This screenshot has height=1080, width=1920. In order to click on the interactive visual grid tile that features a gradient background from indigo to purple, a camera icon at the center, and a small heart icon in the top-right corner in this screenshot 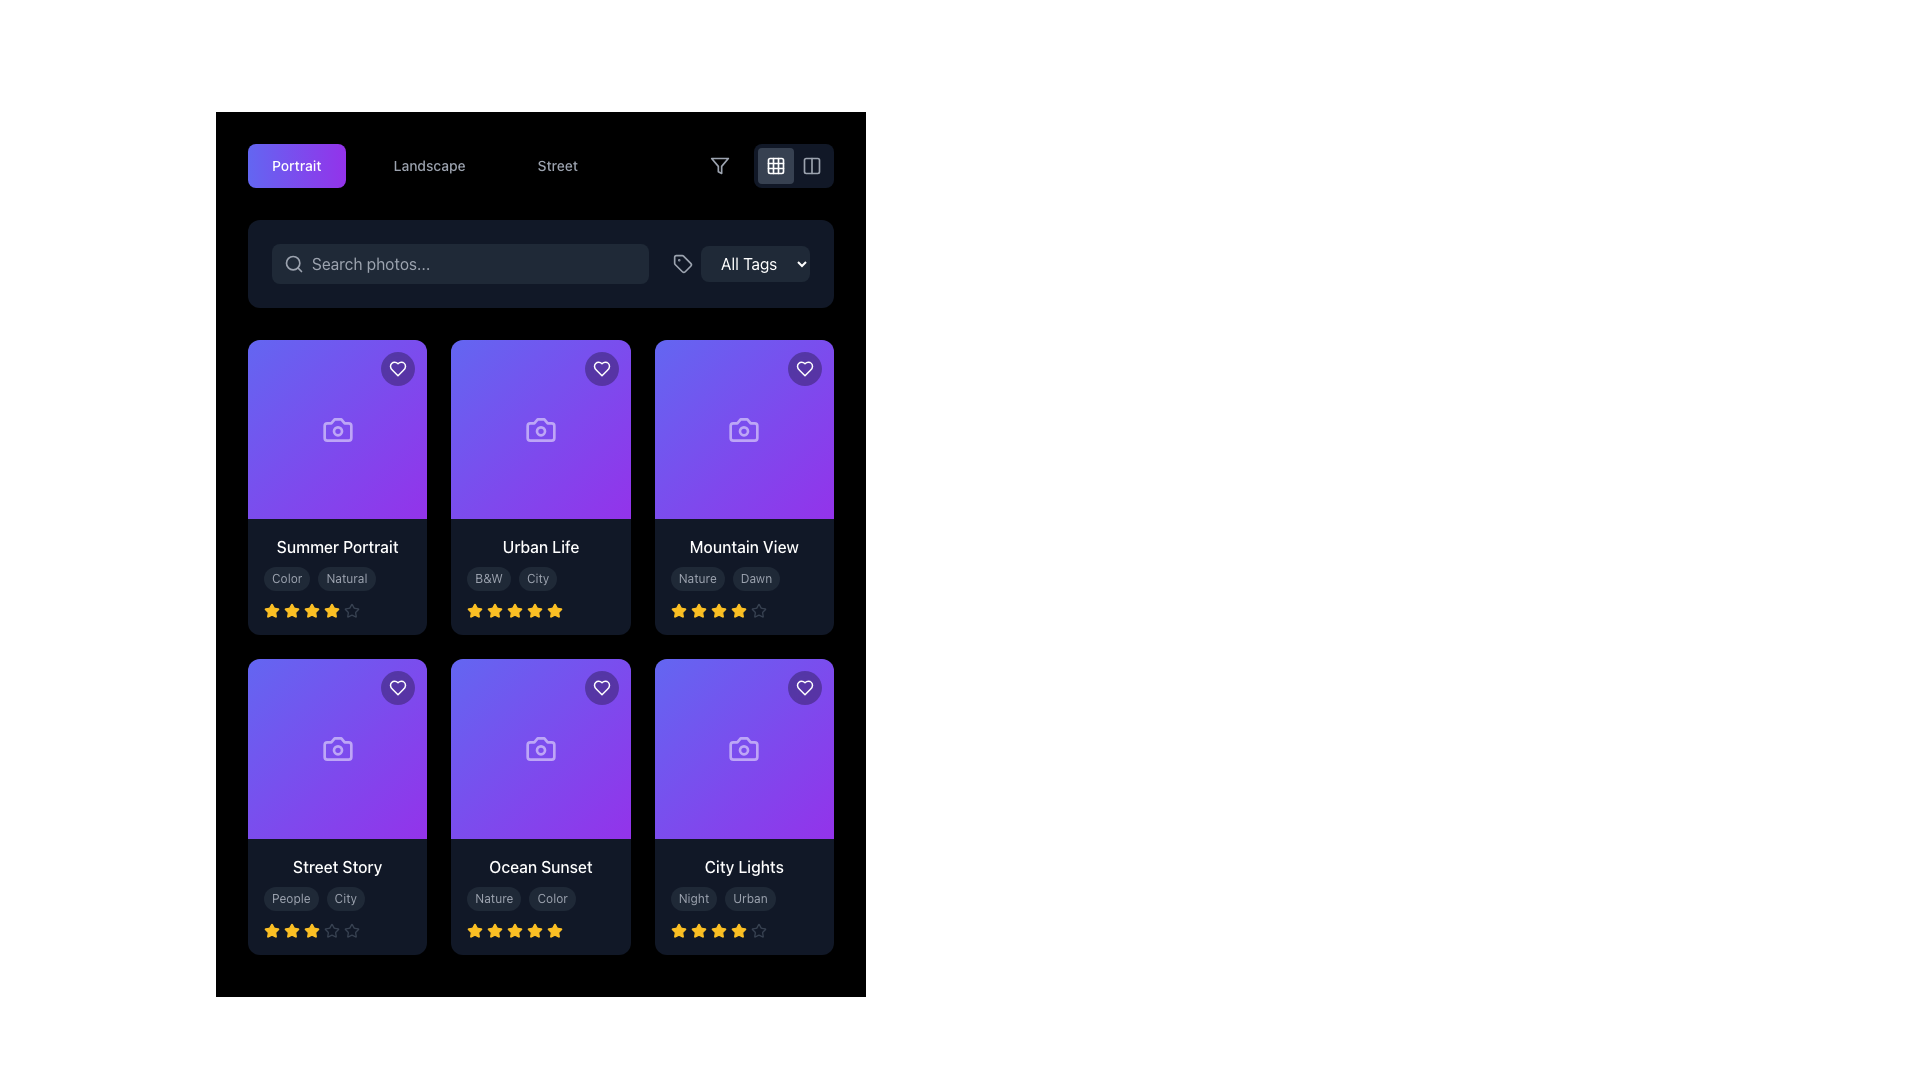, I will do `click(541, 428)`.